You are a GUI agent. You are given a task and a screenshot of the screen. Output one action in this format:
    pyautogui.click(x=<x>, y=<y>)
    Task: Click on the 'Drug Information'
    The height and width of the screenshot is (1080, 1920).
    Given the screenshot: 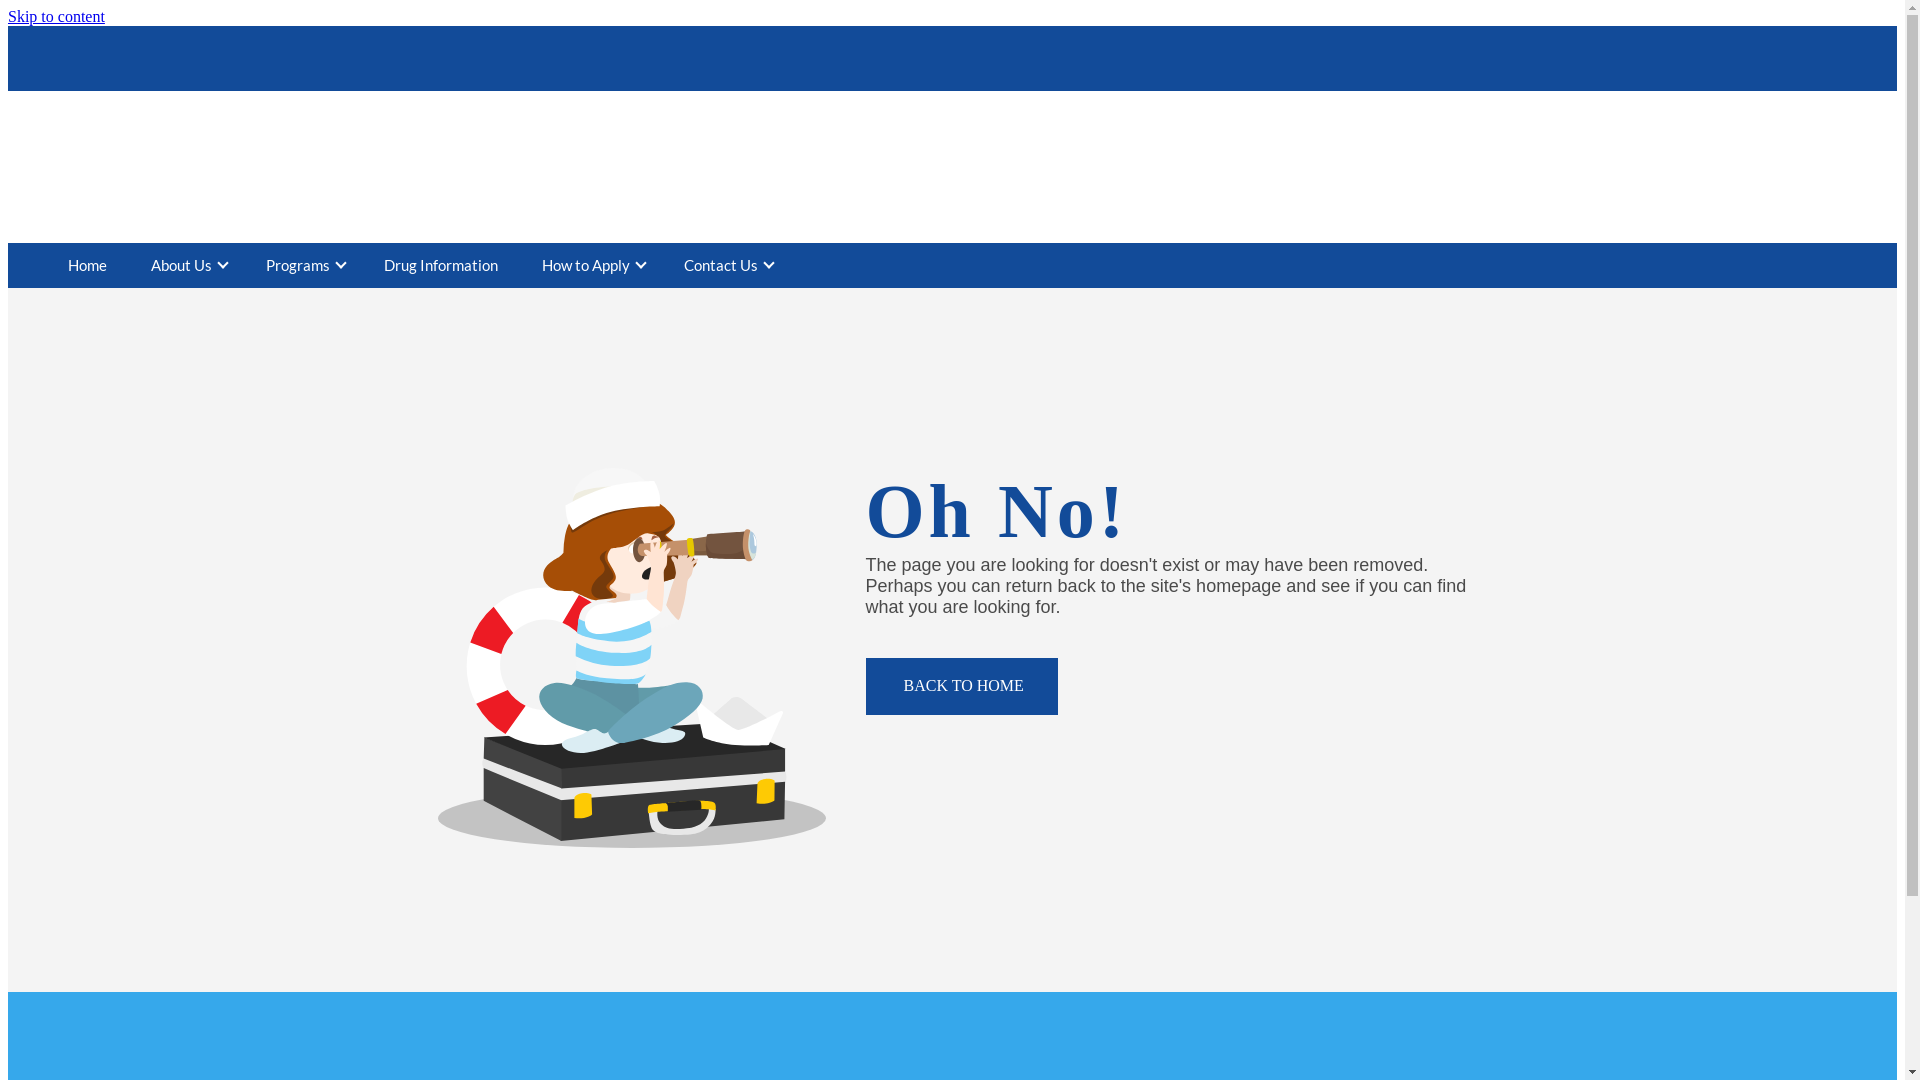 What is the action you would take?
    pyautogui.click(x=440, y=264)
    